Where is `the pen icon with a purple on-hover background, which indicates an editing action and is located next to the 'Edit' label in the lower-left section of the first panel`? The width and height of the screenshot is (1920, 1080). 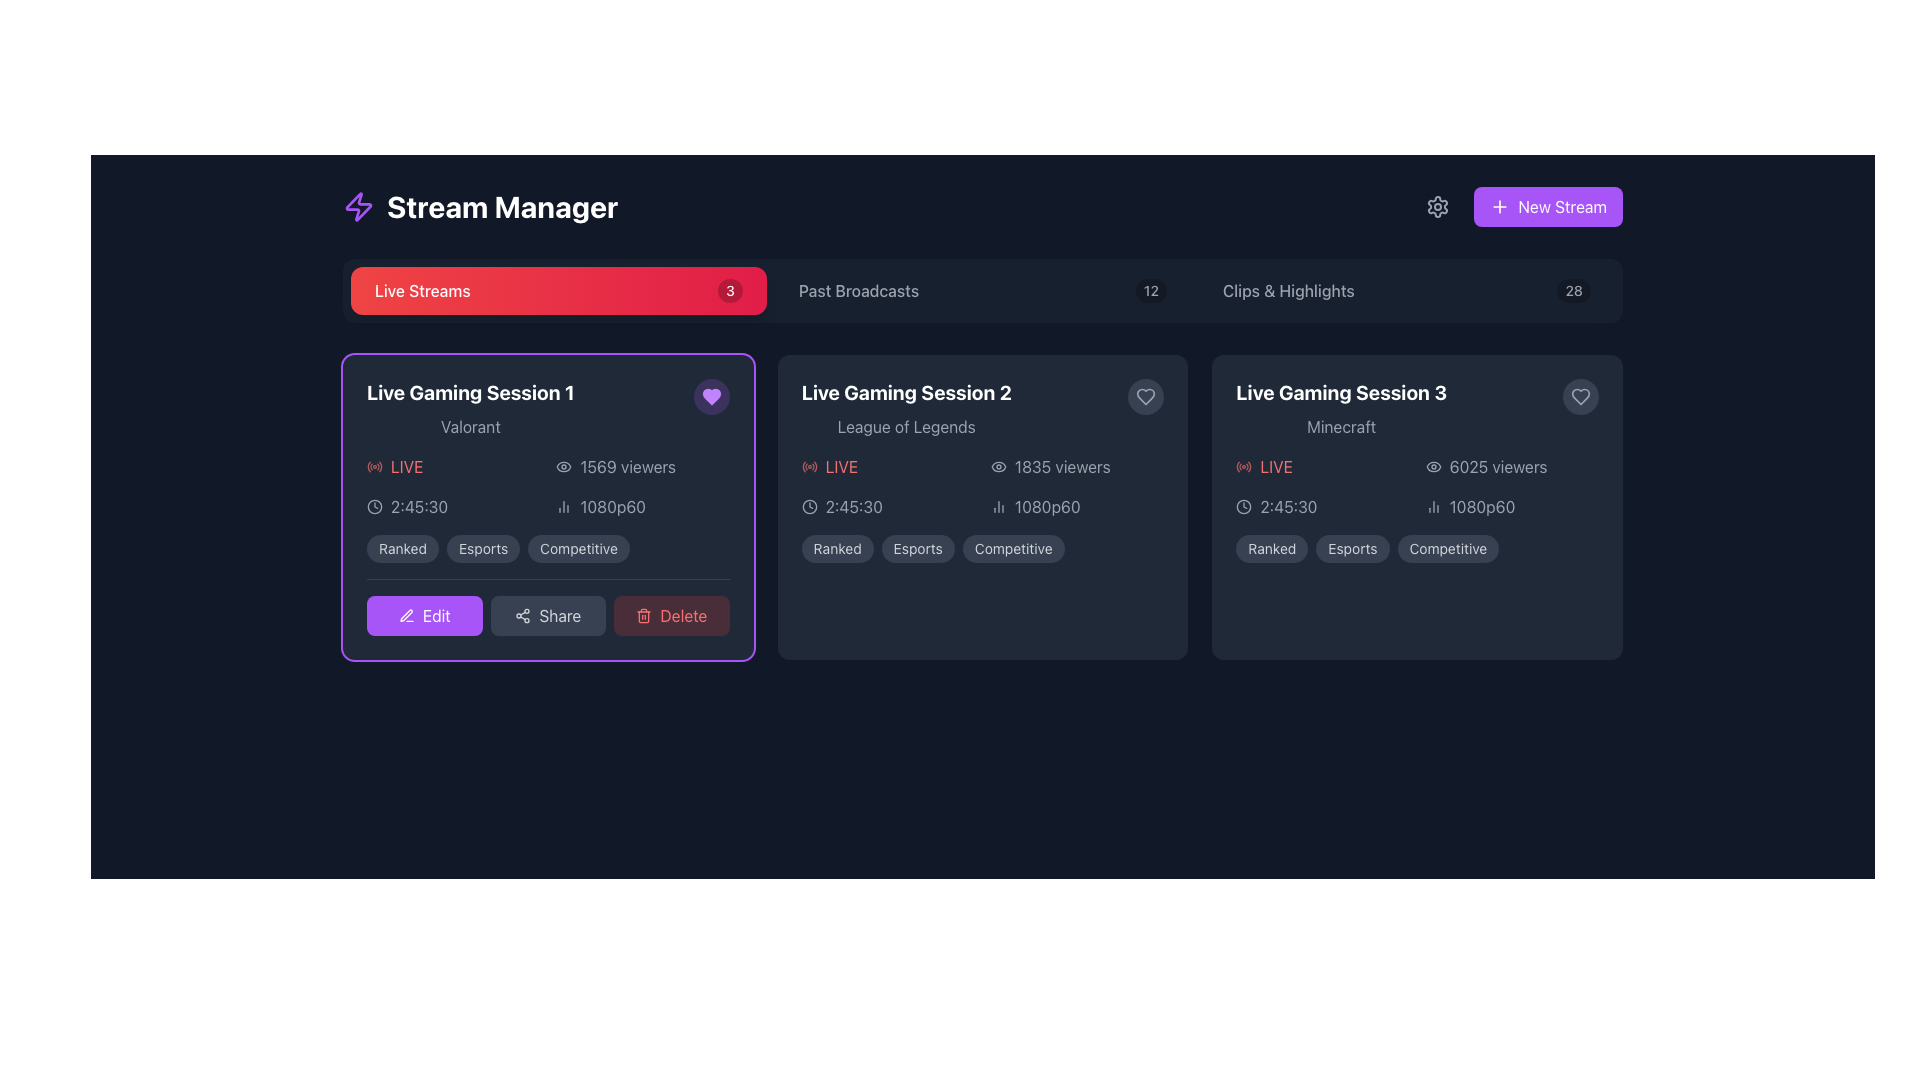
the pen icon with a purple on-hover background, which indicates an editing action and is located next to the 'Edit' label in the lower-left section of the first panel is located at coordinates (405, 615).